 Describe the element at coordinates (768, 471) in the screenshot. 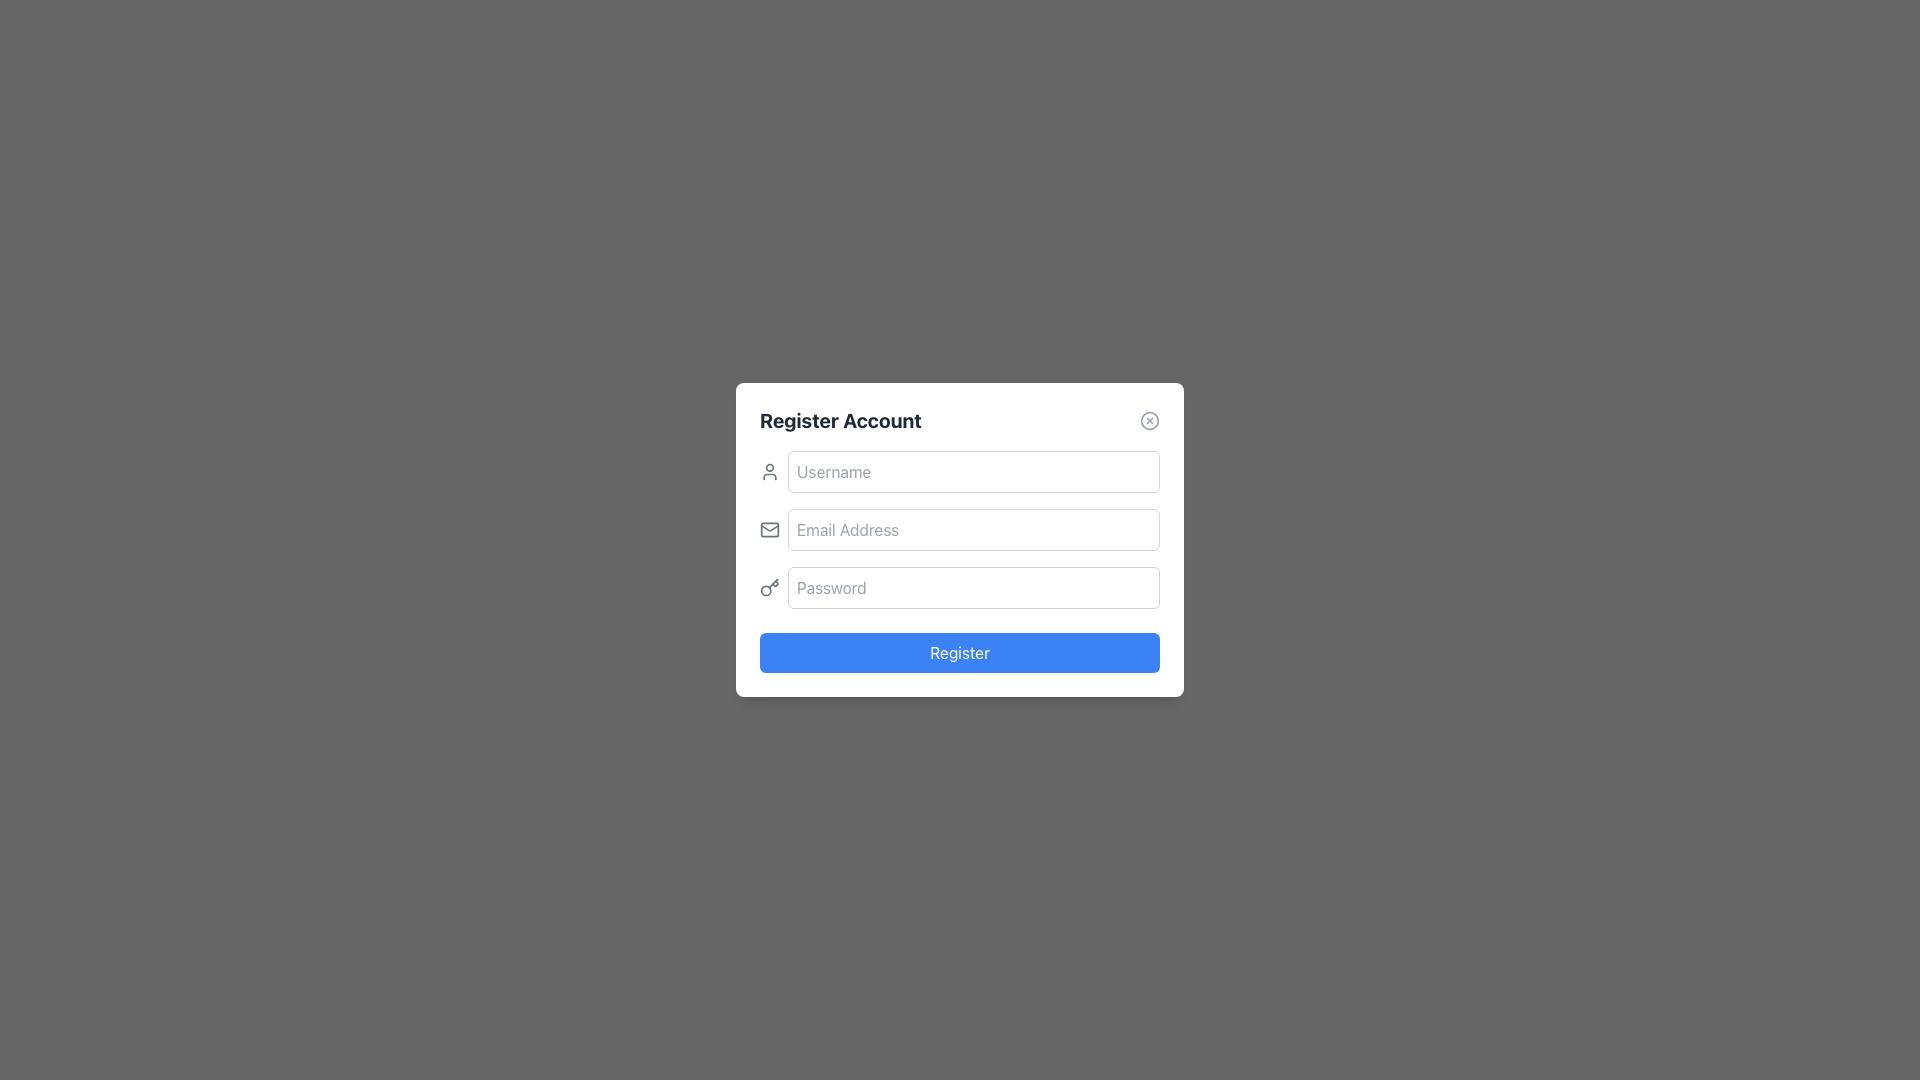

I see `the username icon, which is positioned to the left of the input field with the placeholder 'Username'` at that location.